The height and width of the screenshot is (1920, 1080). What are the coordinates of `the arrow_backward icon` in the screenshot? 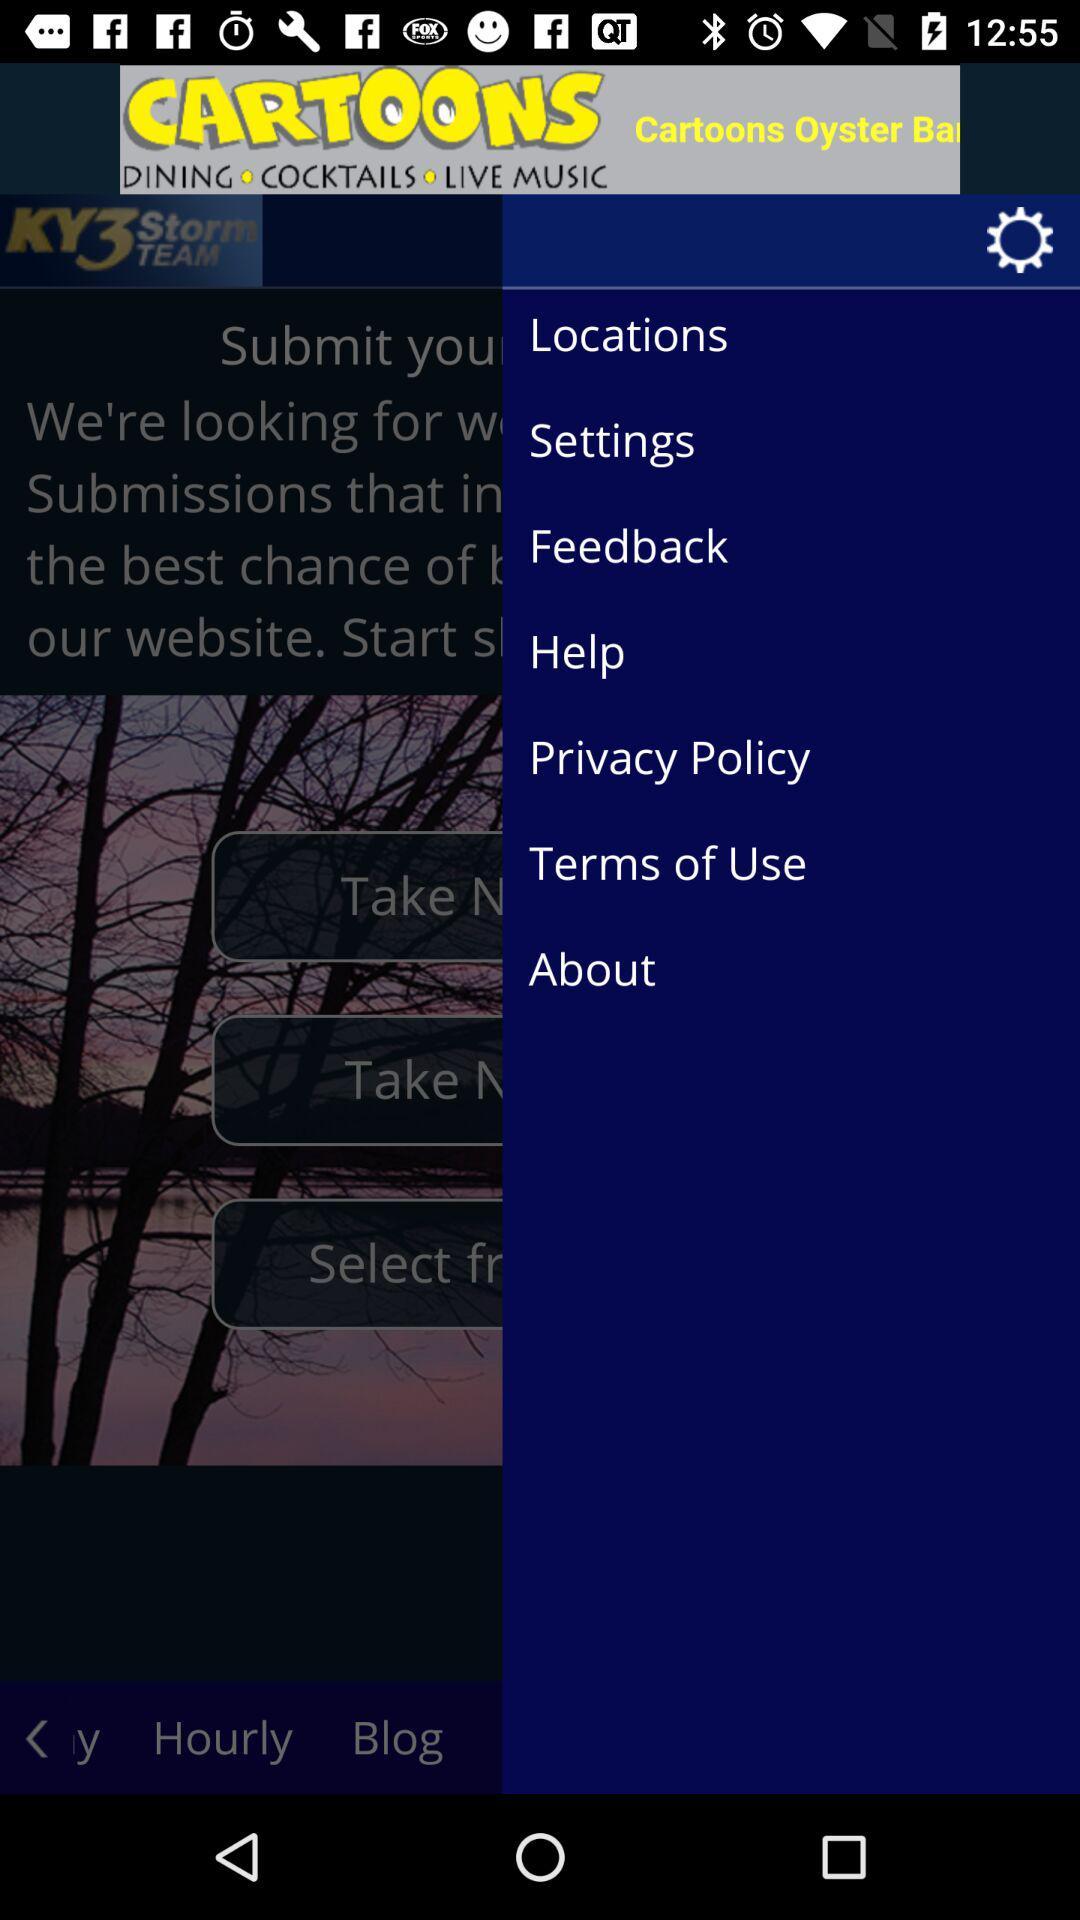 It's located at (36, 1737).